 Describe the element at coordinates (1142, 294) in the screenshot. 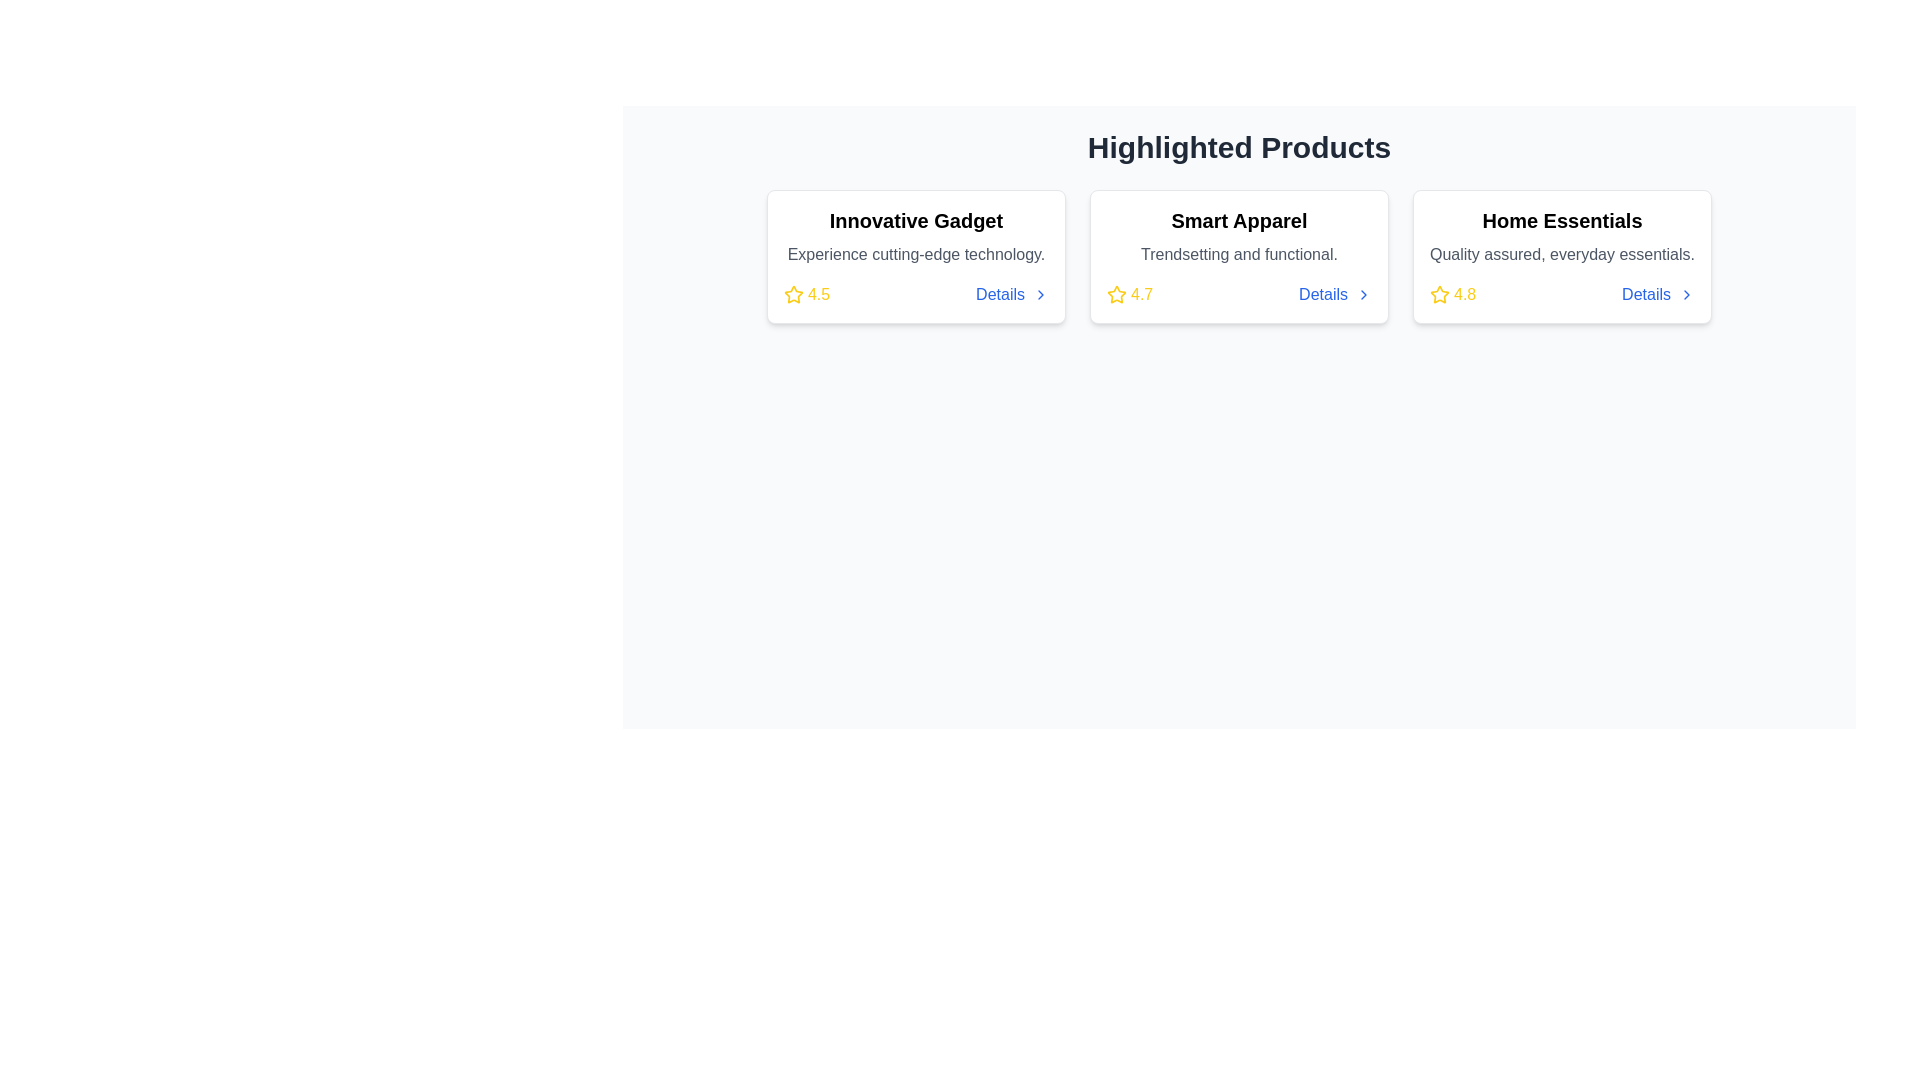

I see `numeric rating '4.7' displayed in the yellow text label located in the middle panel labeled 'Smart Apparel', positioned to the right of the star icon` at that location.